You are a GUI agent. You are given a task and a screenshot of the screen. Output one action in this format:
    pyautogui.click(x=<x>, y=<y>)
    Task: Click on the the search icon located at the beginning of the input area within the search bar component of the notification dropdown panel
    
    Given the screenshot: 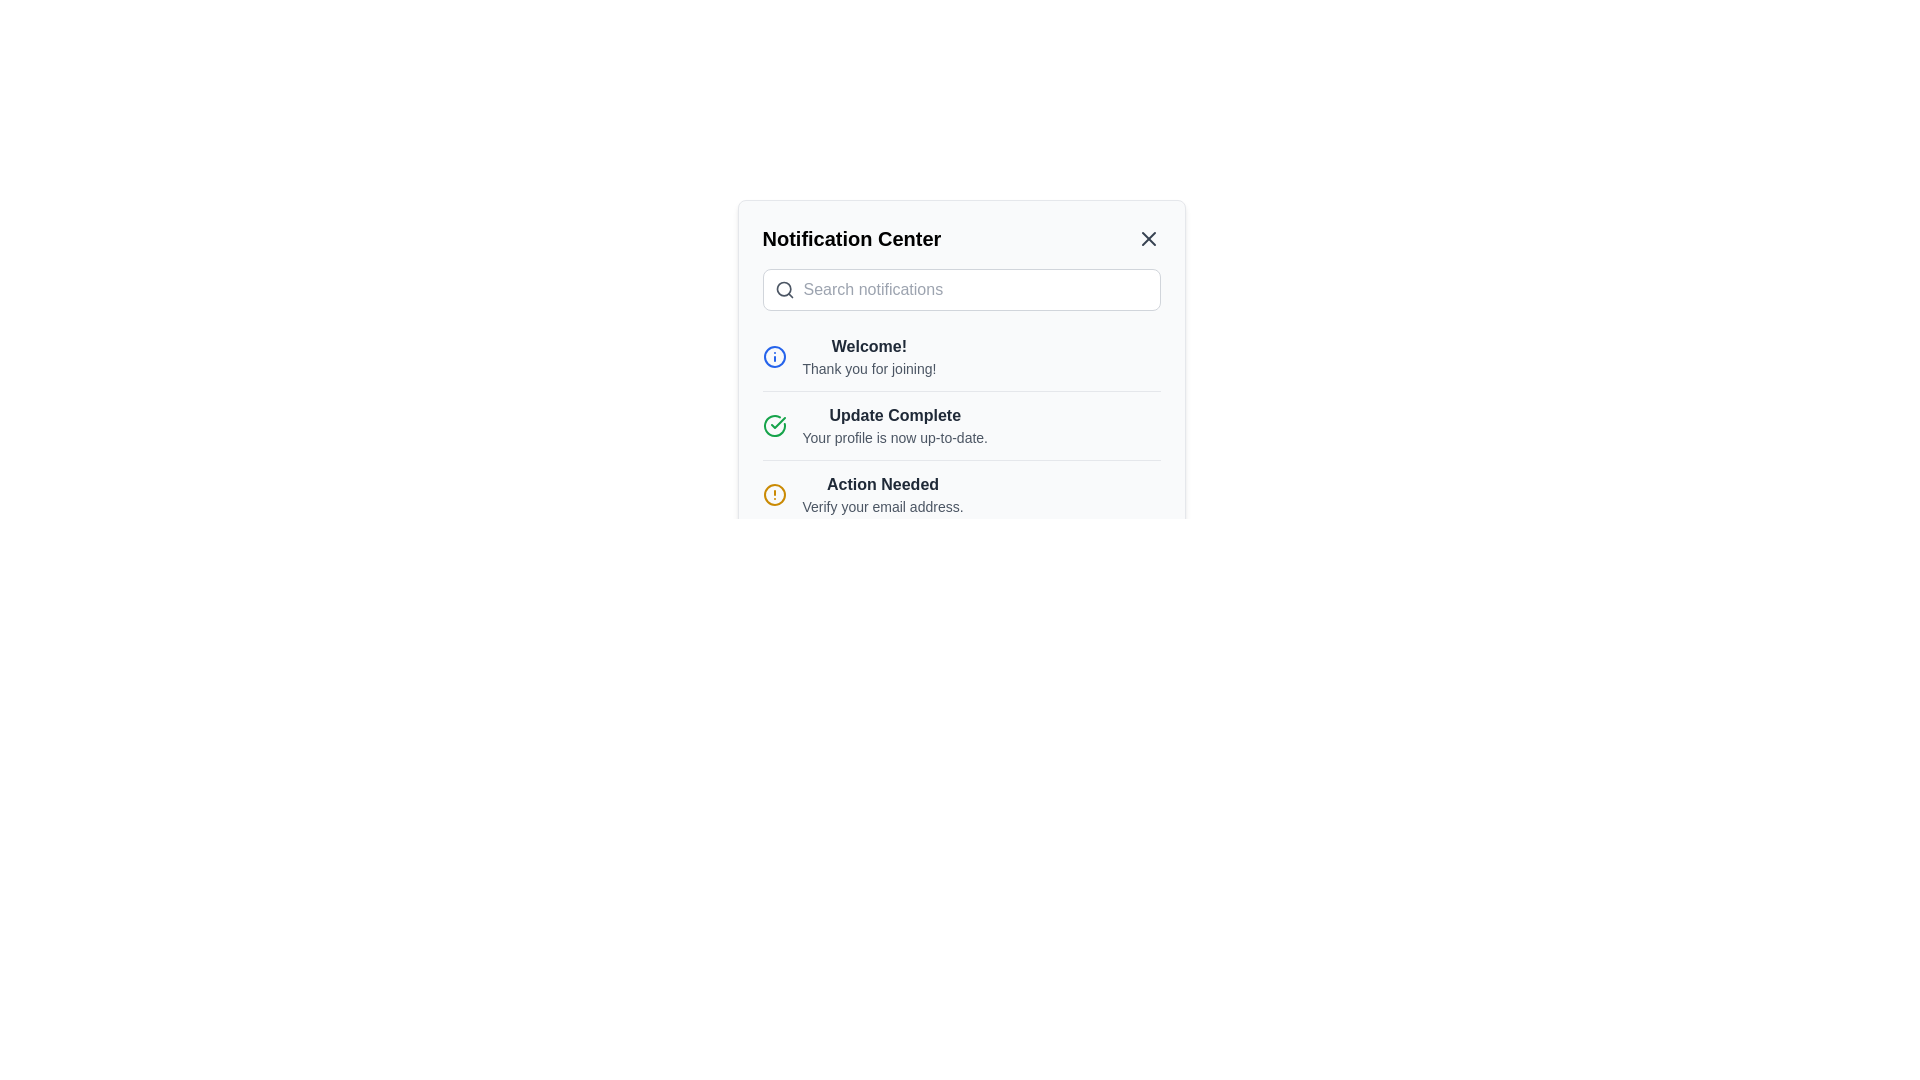 What is the action you would take?
    pyautogui.click(x=783, y=289)
    